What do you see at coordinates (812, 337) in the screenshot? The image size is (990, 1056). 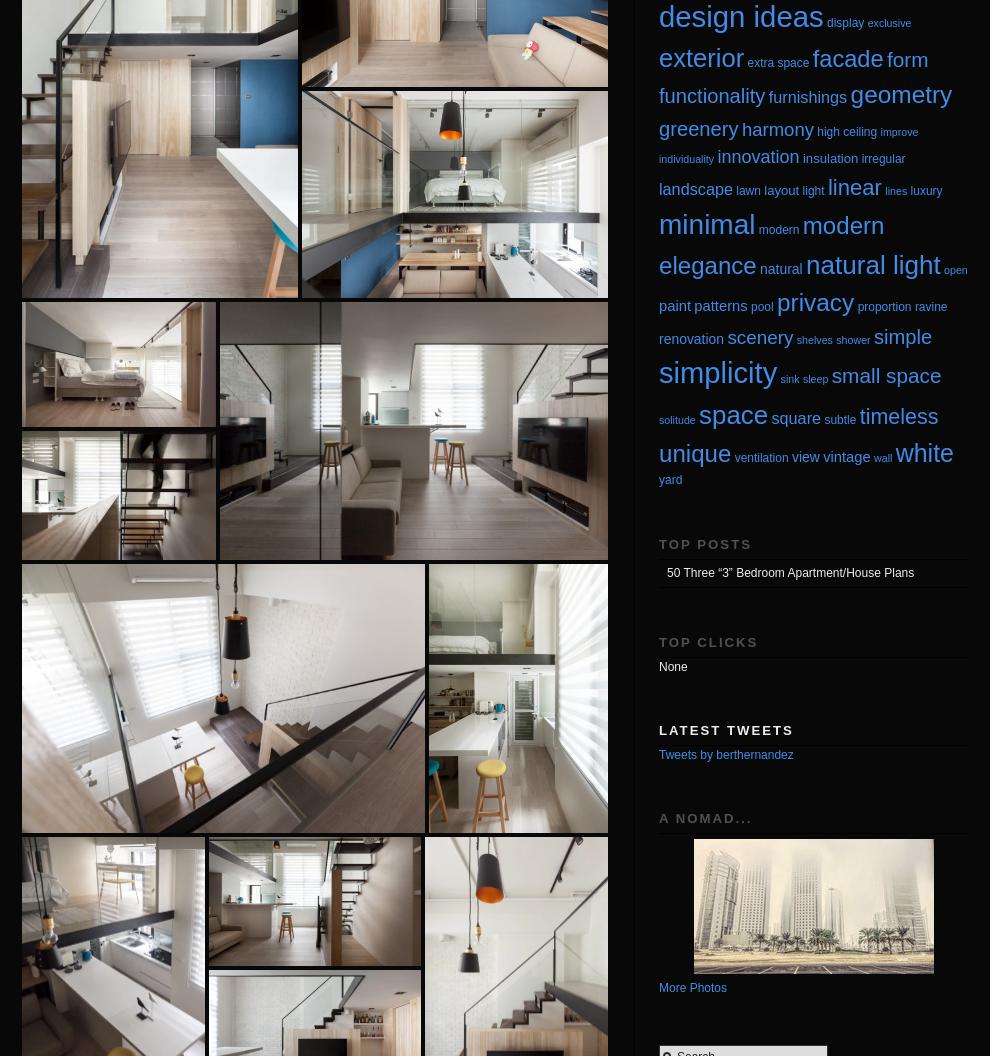 I see `'shelves'` at bounding box center [812, 337].